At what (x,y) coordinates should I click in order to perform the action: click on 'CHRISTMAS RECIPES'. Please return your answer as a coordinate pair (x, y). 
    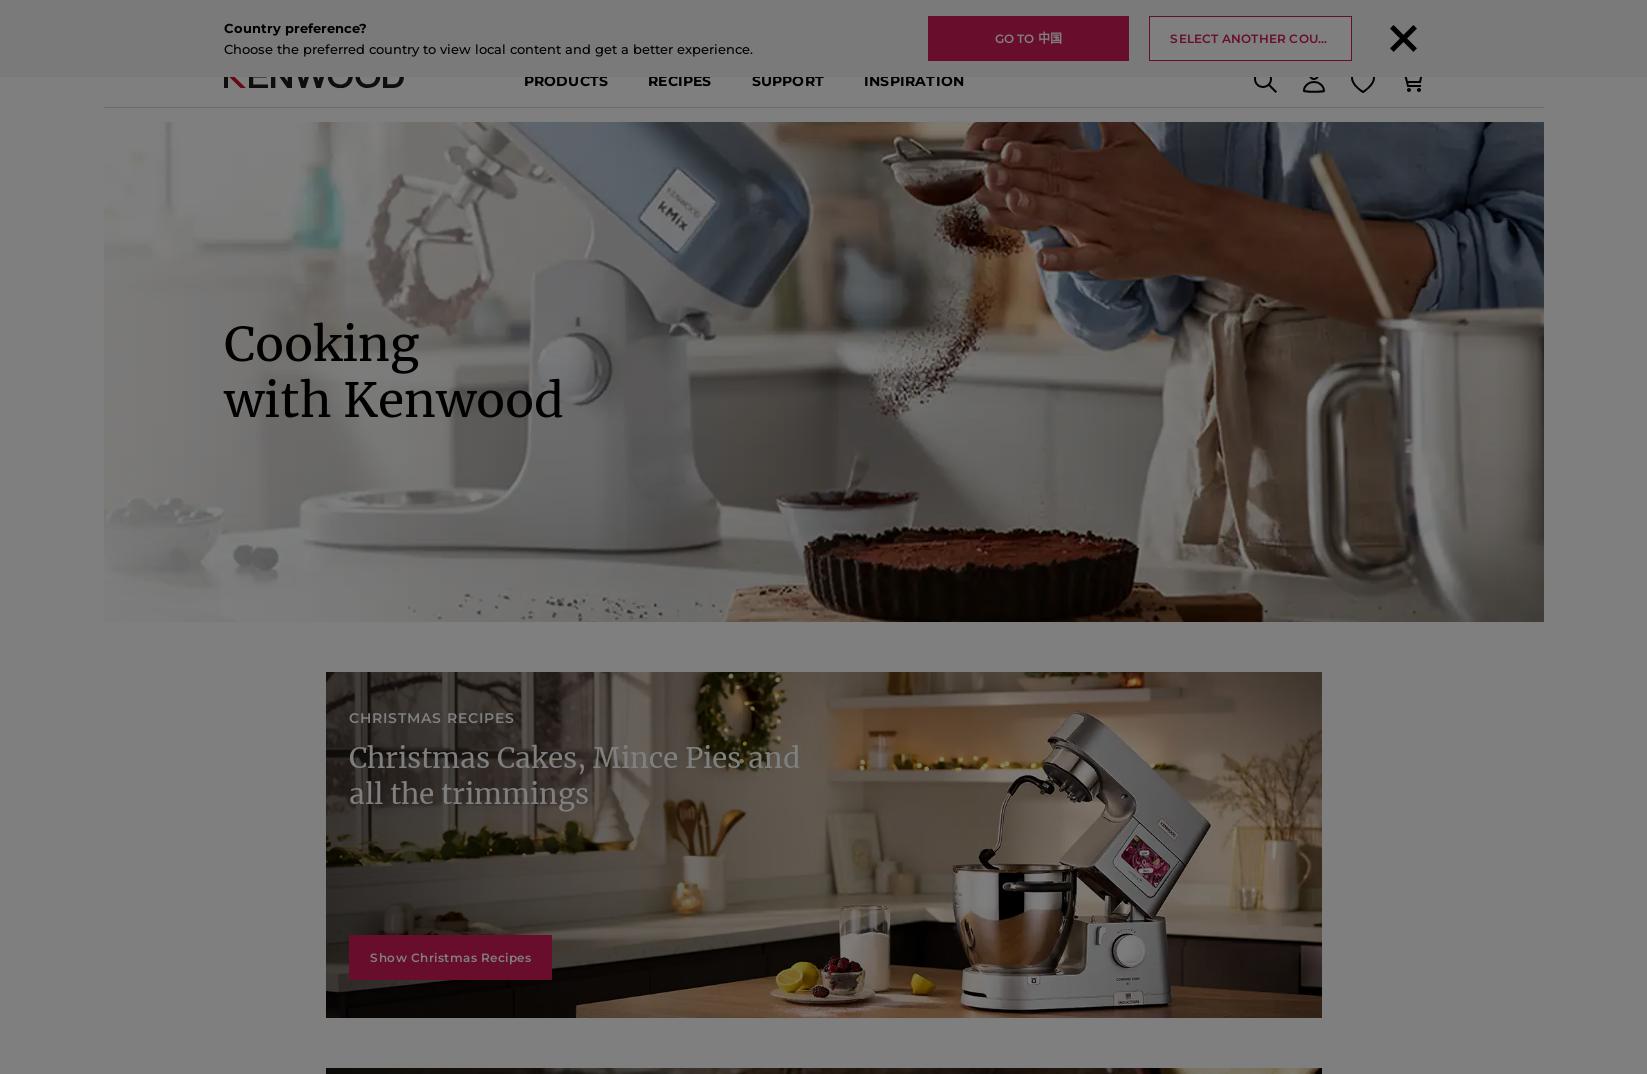
    Looking at the image, I should click on (362, 780).